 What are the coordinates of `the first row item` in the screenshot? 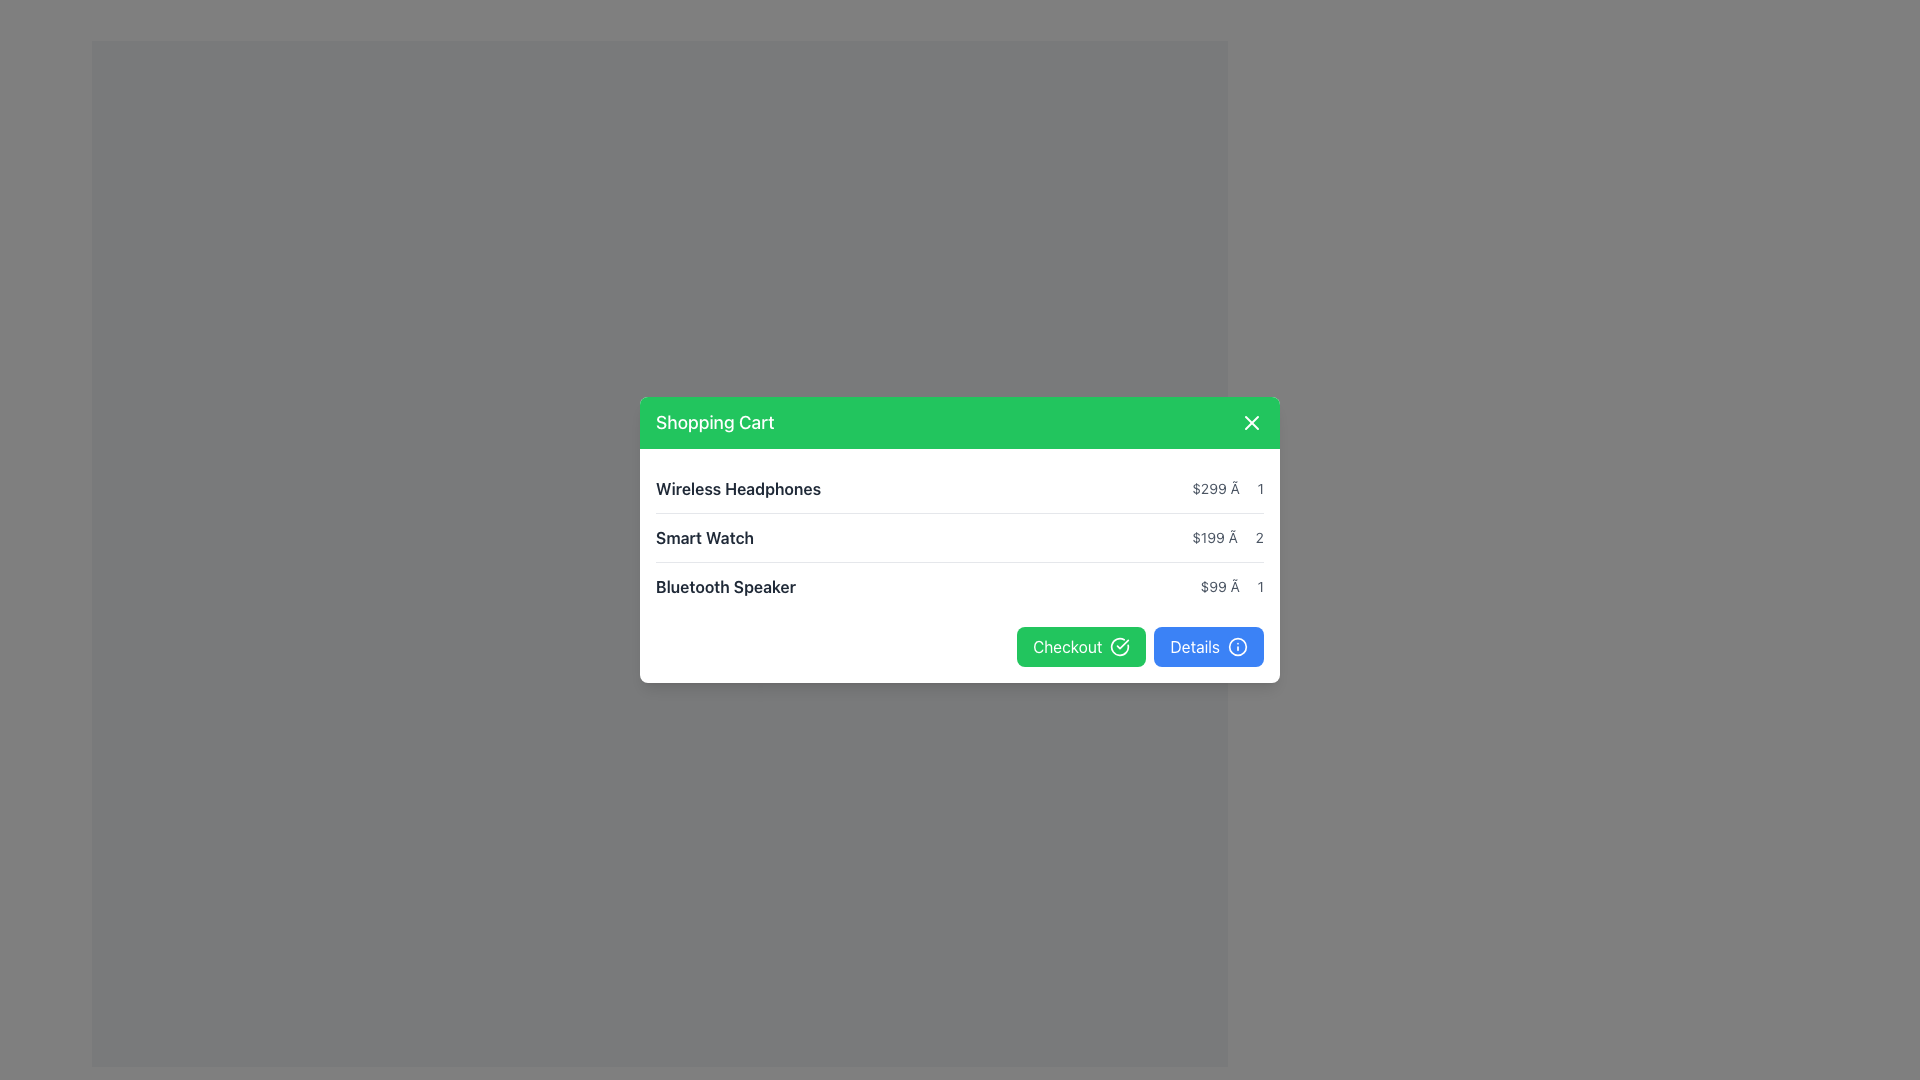 It's located at (960, 489).